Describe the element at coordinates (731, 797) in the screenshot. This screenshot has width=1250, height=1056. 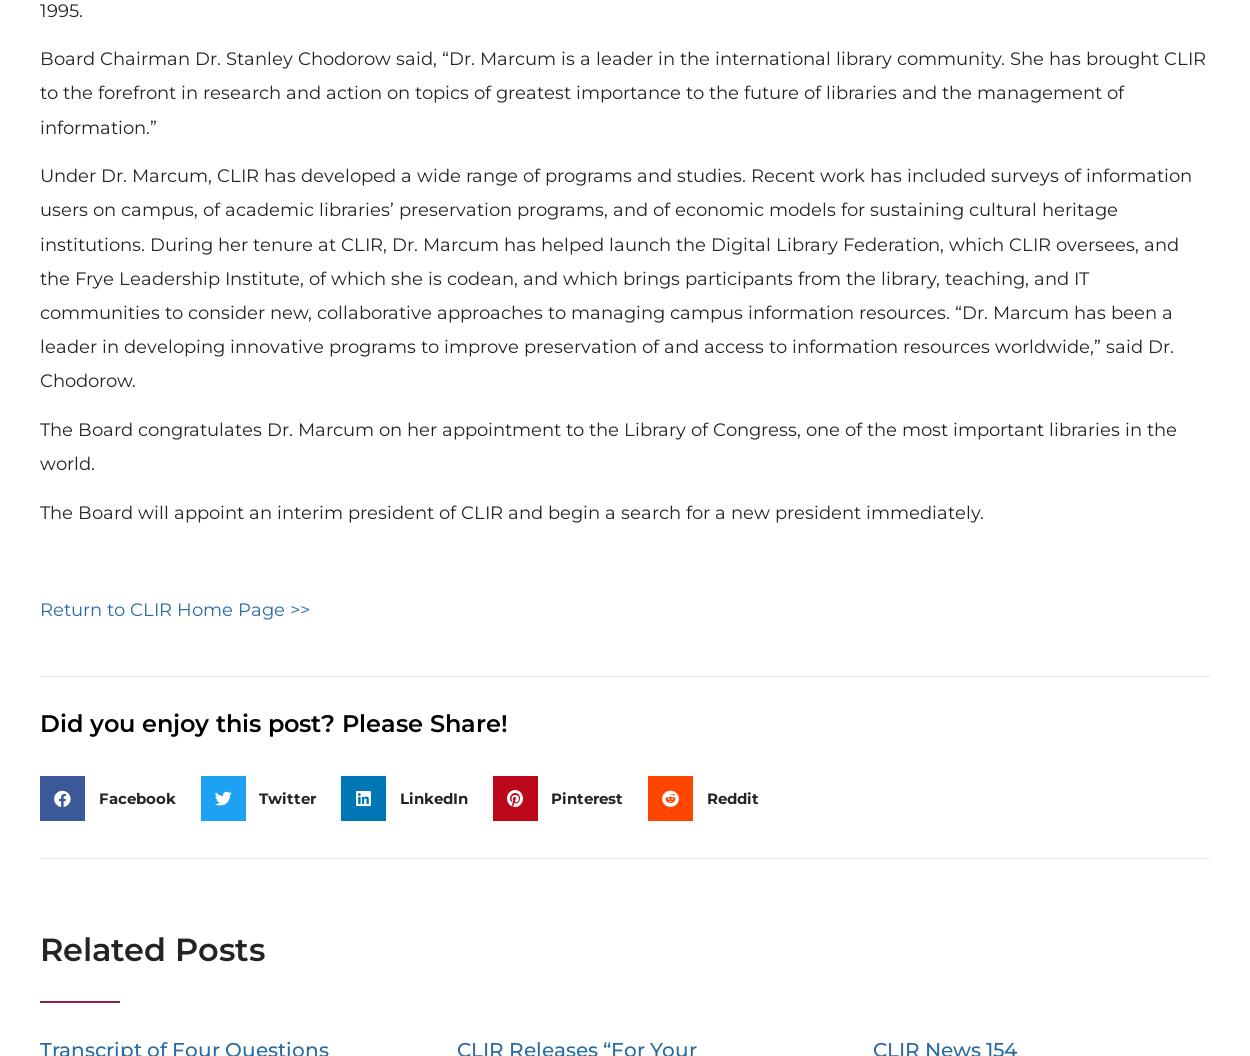
I see `'Reddit'` at that location.